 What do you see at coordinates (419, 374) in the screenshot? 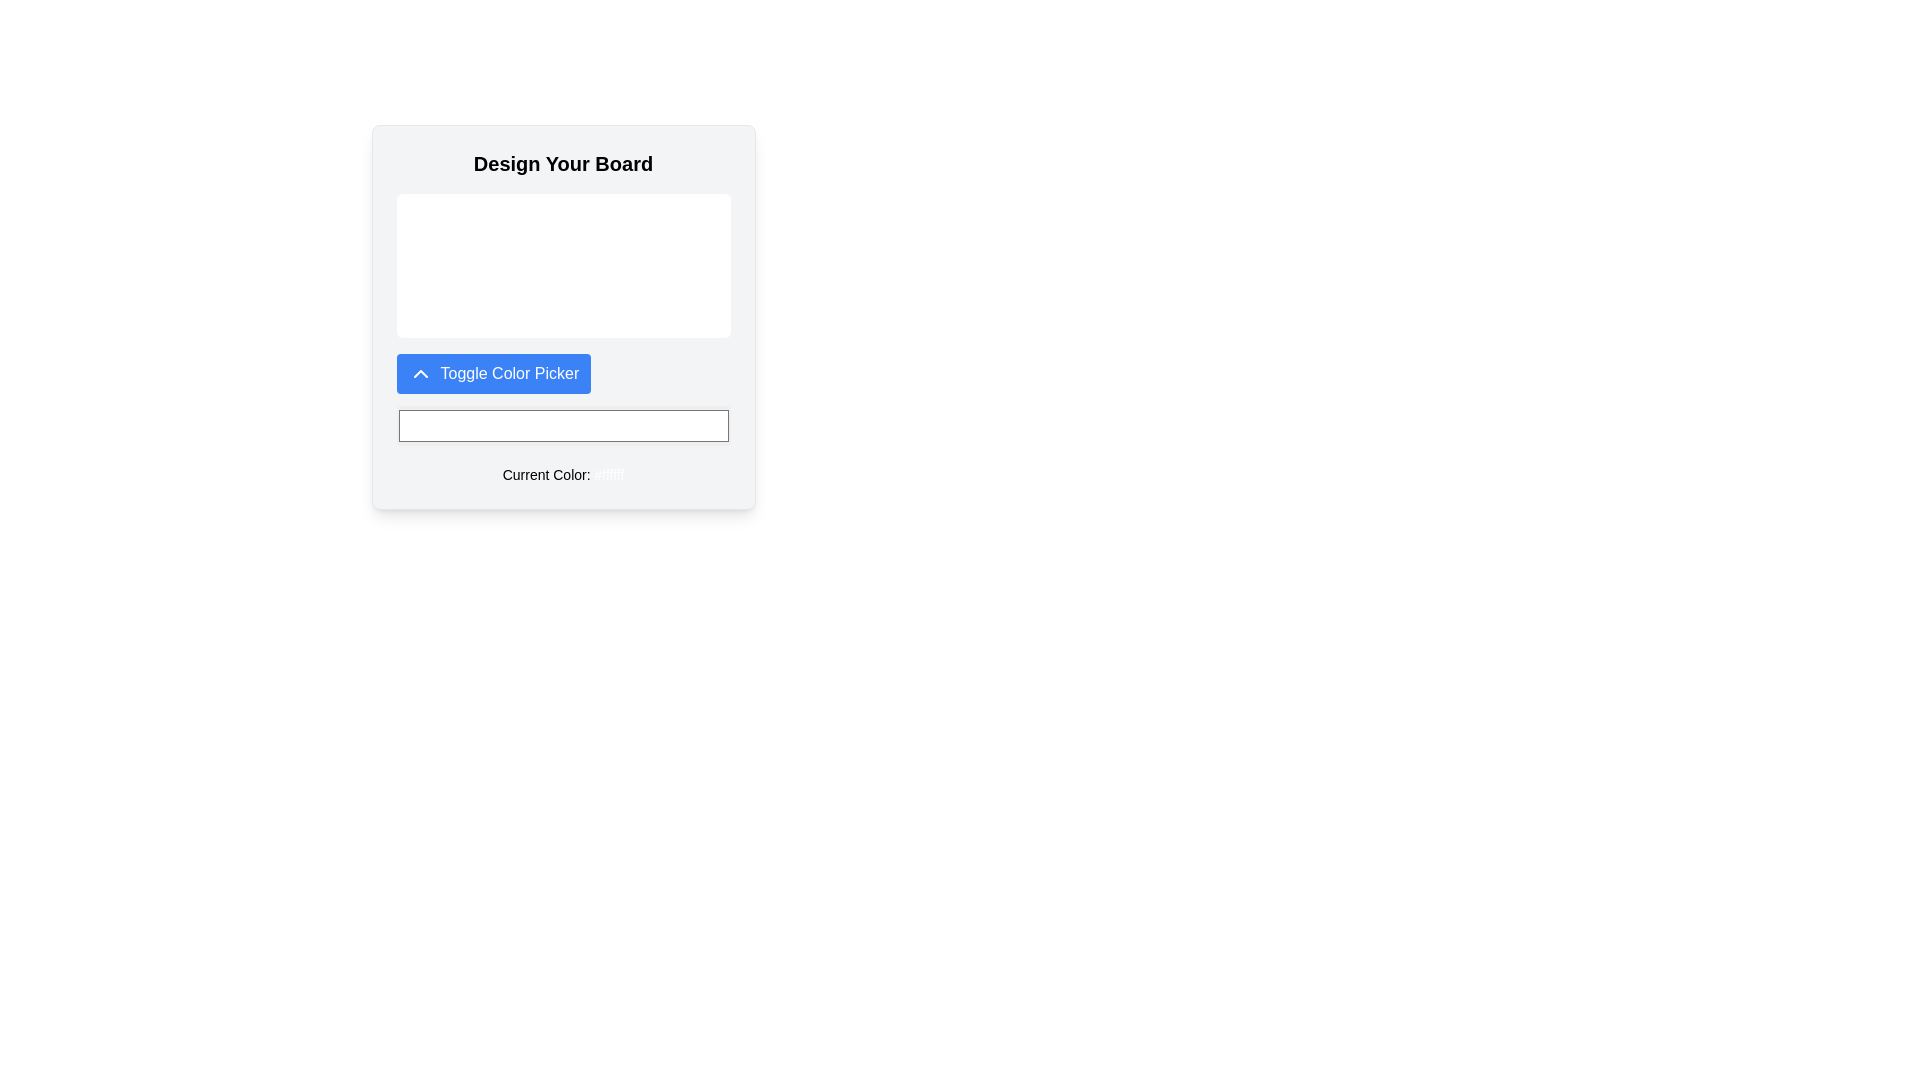
I see `the dropdown toggle icon located on the left side of the 'Toggle Color Picker' button to interact with the dropdown feature` at bounding box center [419, 374].